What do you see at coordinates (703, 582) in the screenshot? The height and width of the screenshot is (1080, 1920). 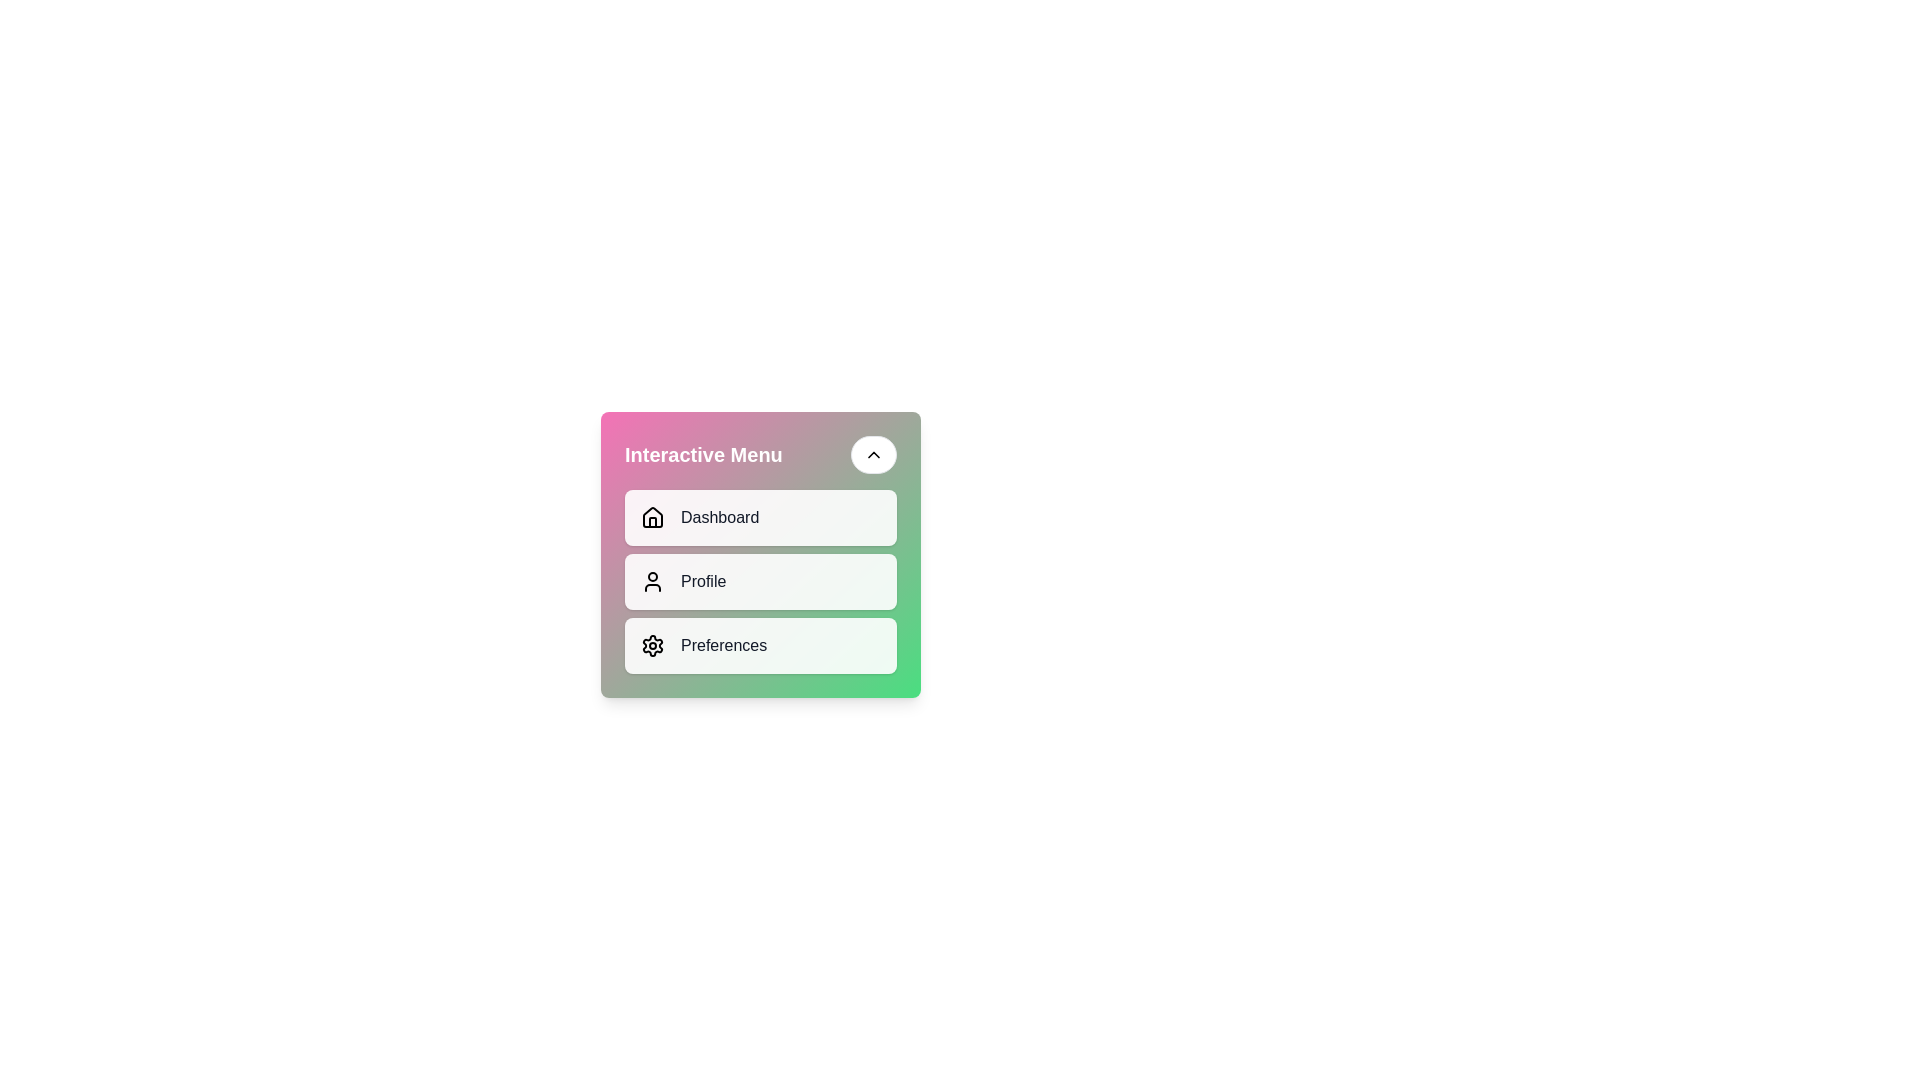 I see `the 'Profile' text label, which is styled in medium dark gray font and located next to a user silhouette icon in the second segment of the interactive menu` at bounding box center [703, 582].